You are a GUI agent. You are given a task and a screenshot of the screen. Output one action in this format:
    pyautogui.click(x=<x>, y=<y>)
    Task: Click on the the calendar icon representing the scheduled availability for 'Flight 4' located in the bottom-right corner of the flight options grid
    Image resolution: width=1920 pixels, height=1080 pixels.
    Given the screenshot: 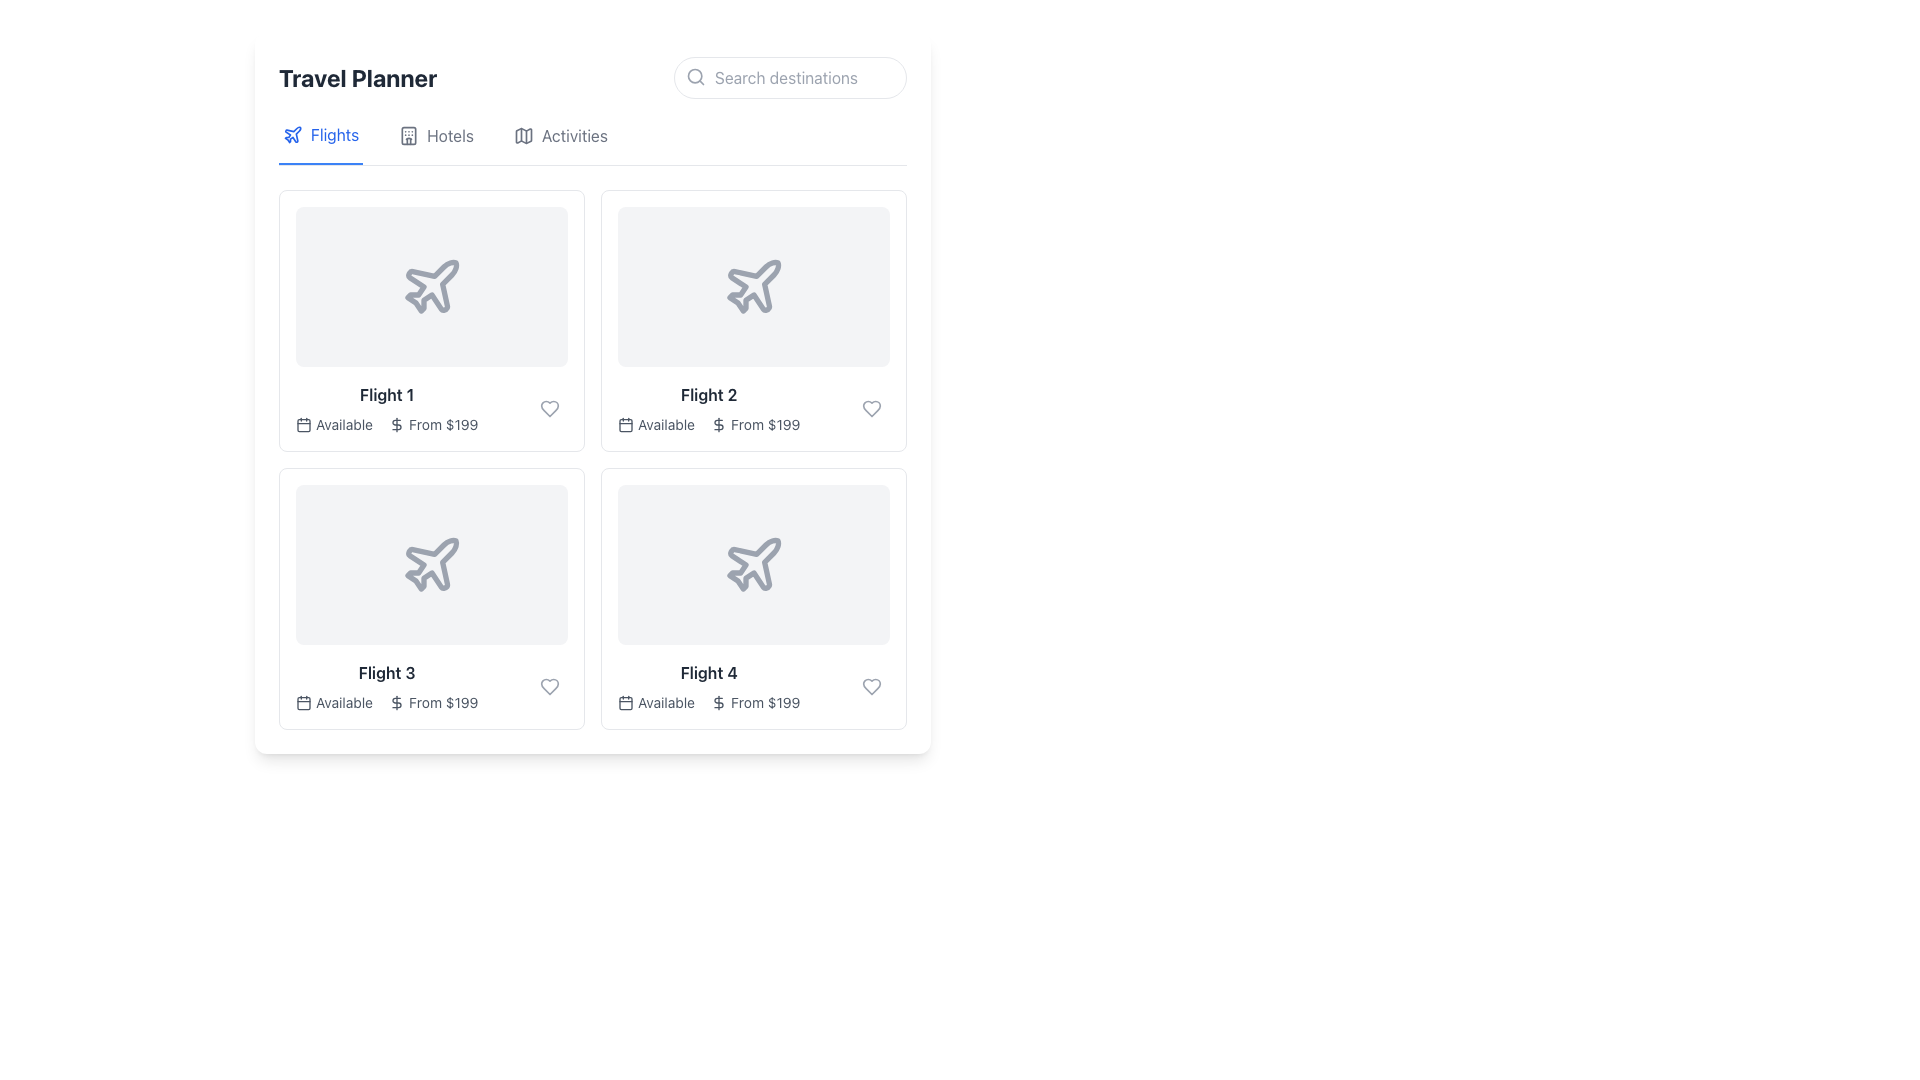 What is the action you would take?
    pyautogui.click(x=624, y=701)
    